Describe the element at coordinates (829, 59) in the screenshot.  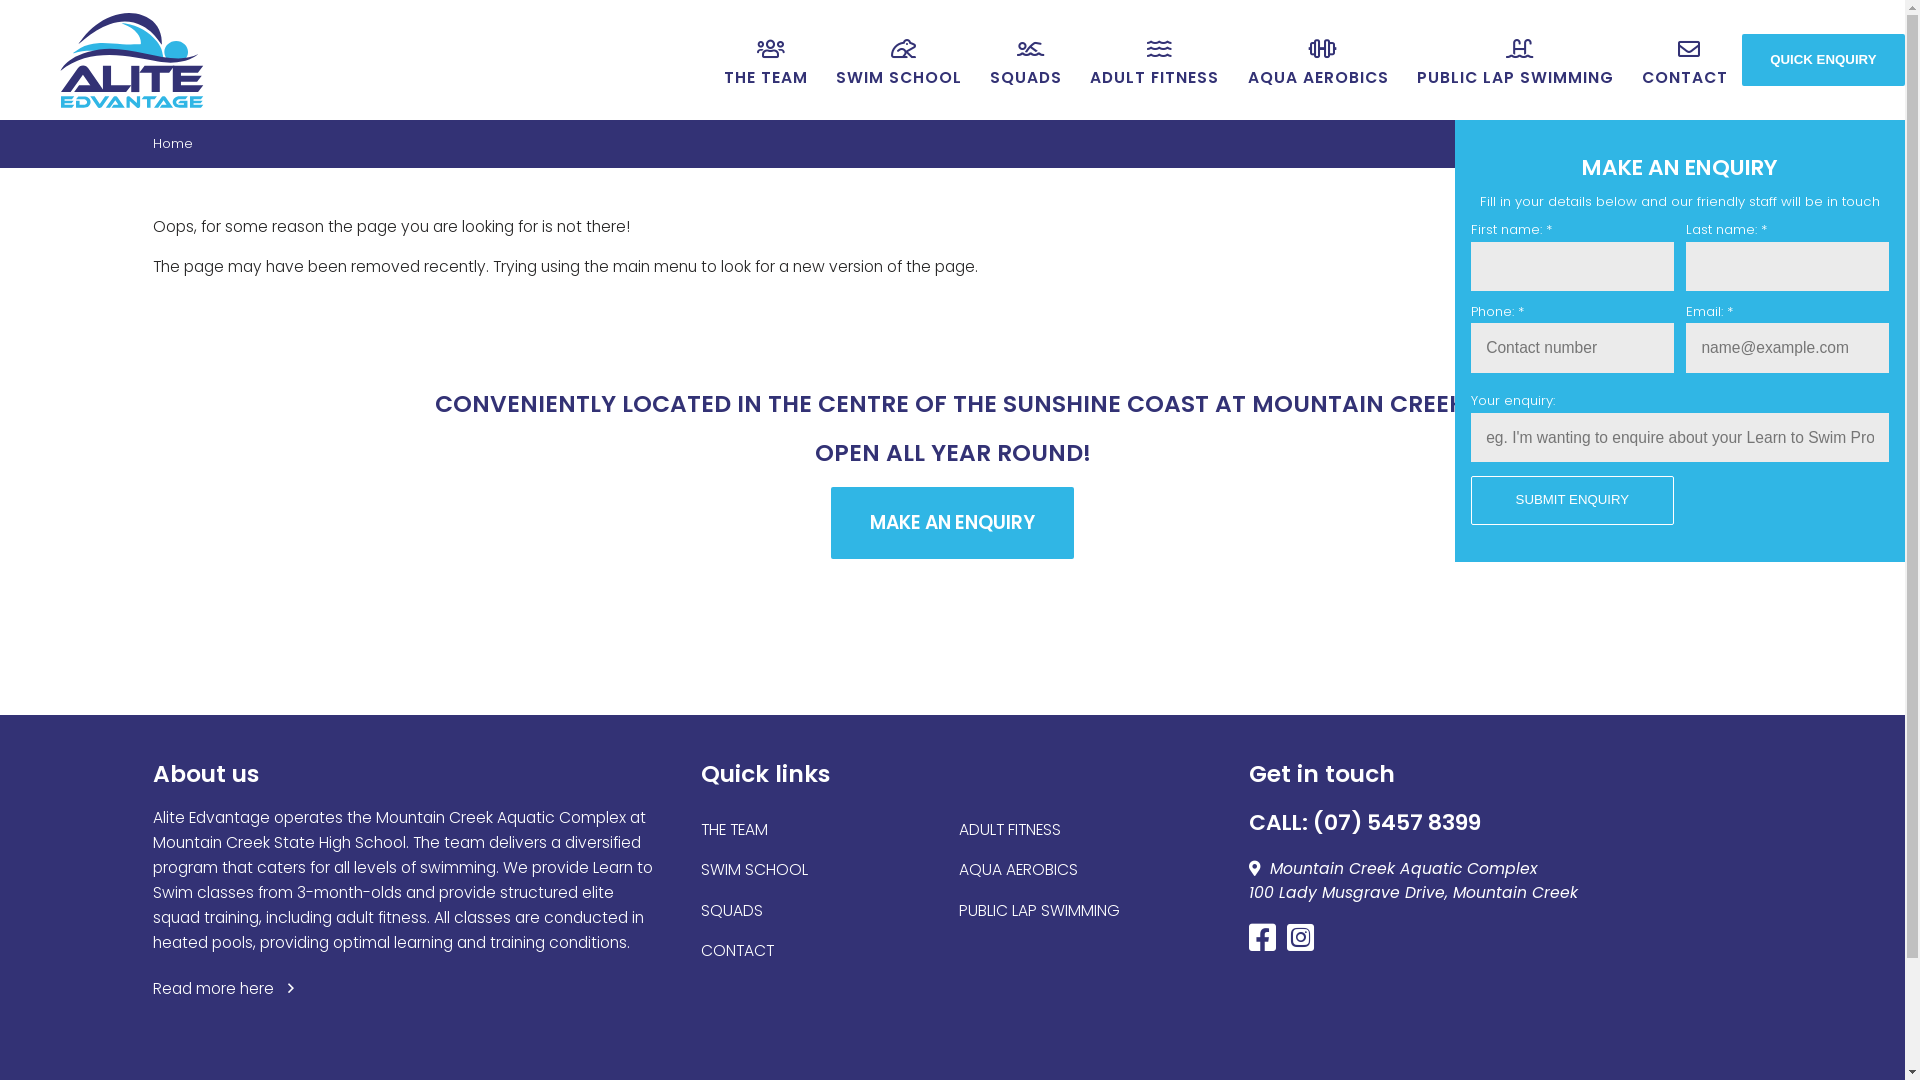
I see `'SWIM SCHOOL'` at that location.